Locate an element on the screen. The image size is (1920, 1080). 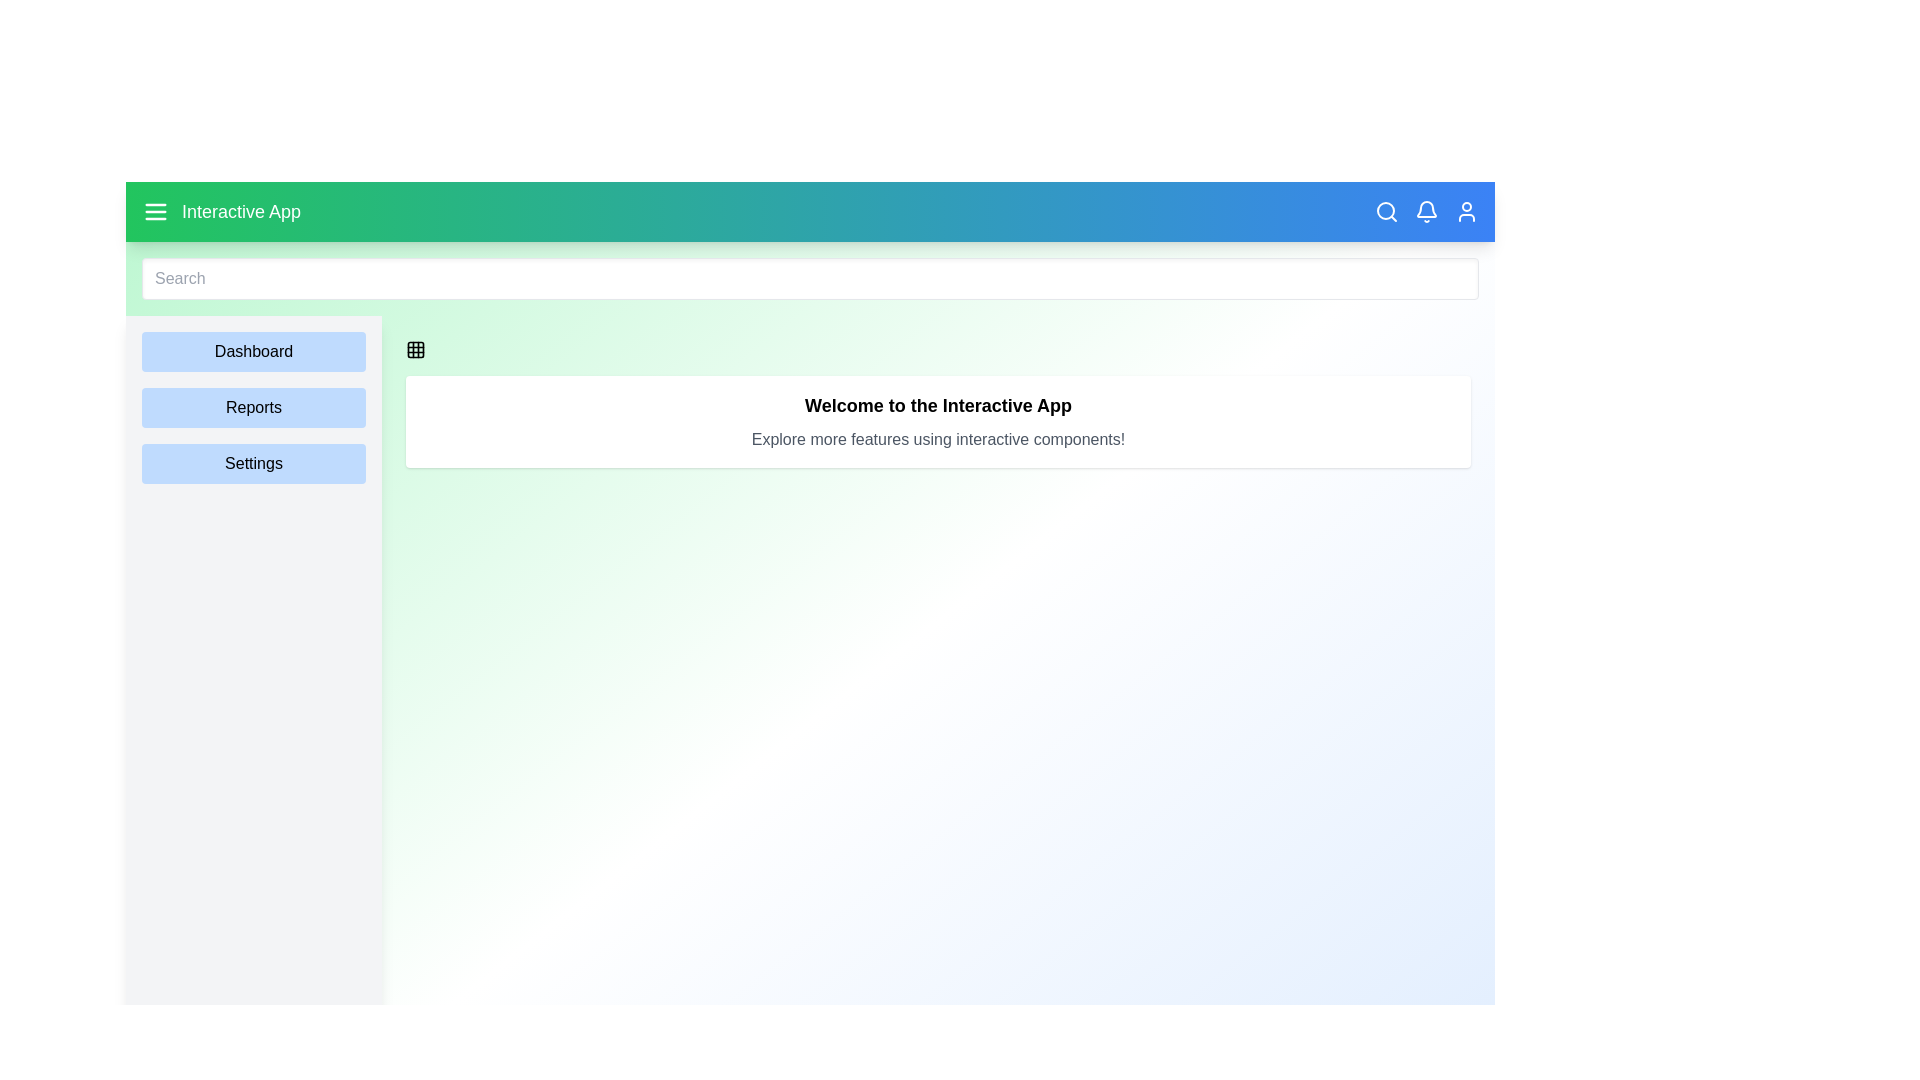
the Reports in the sidebar to navigate is located at coordinates (253, 407).